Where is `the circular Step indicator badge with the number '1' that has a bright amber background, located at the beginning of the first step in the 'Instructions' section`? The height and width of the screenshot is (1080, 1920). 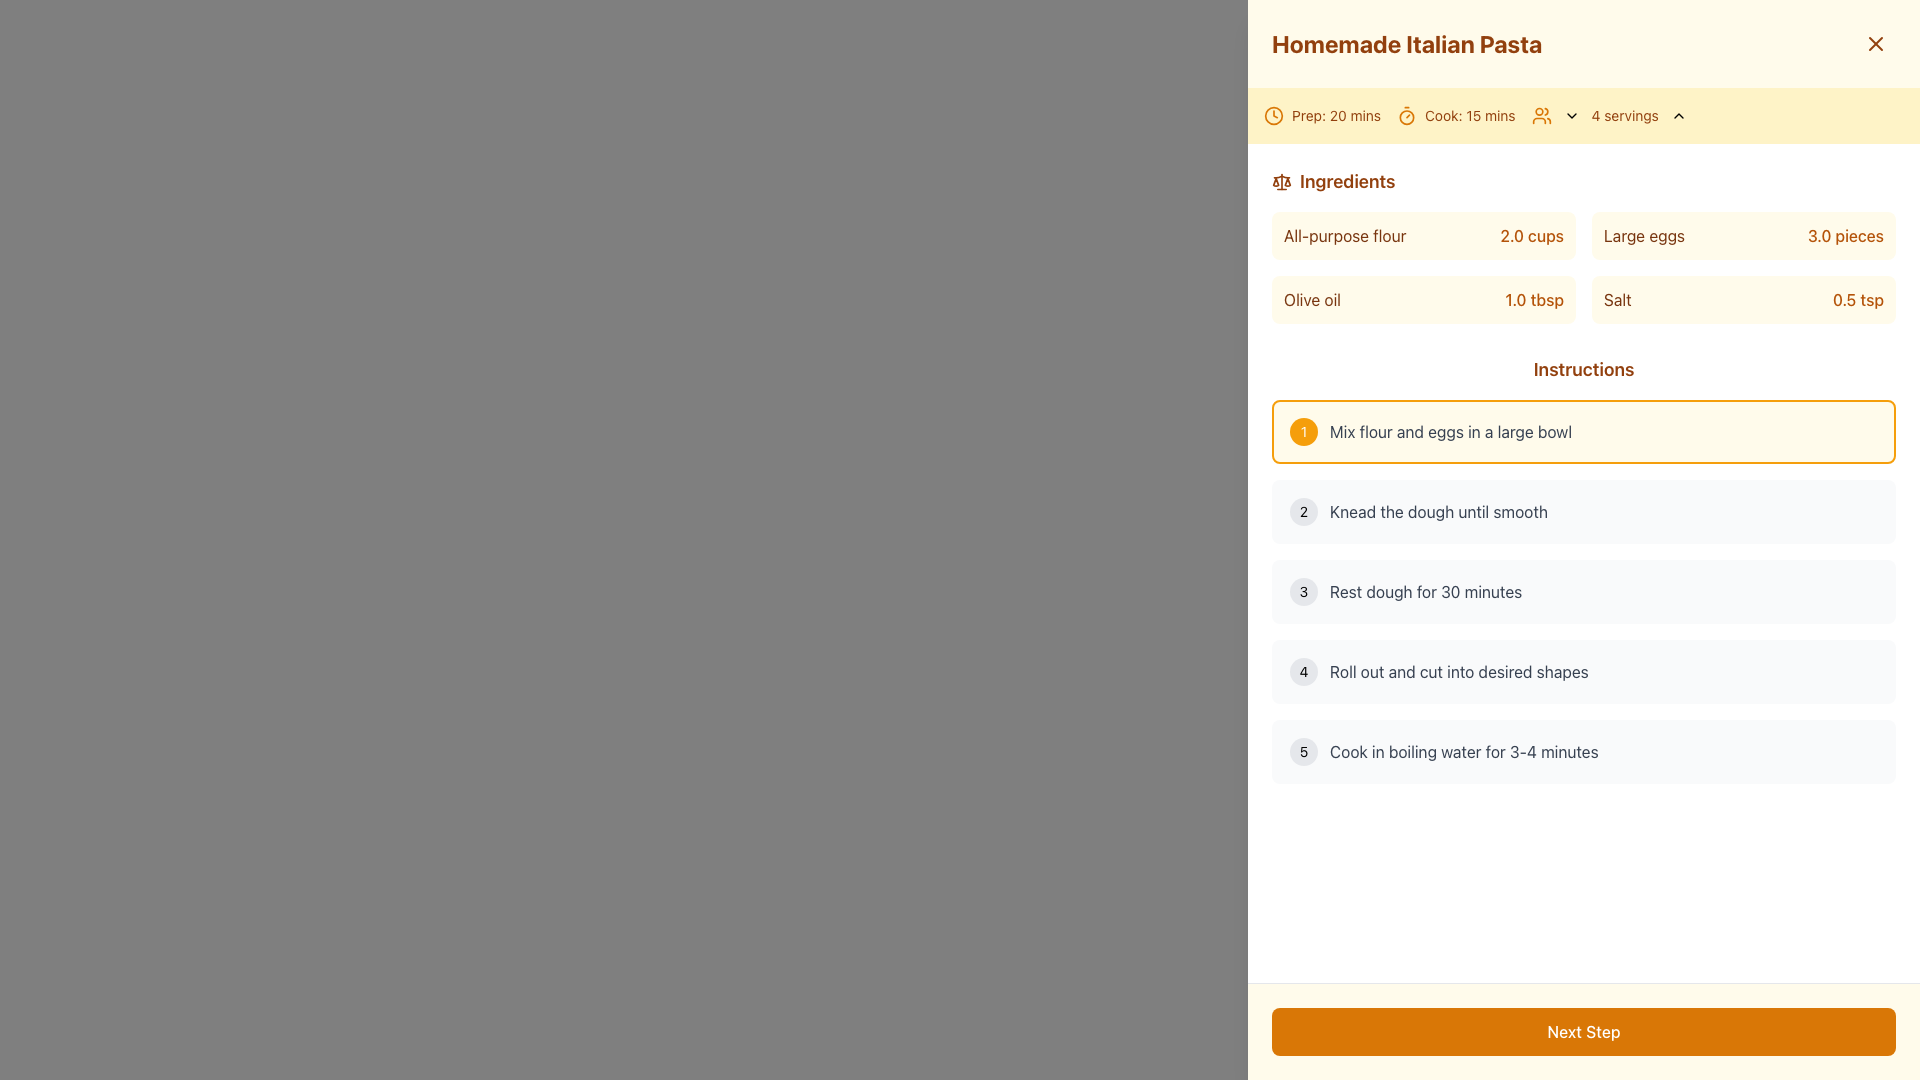 the circular Step indicator badge with the number '1' that has a bright amber background, located at the beginning of the first step in the 'Instructions' section is located at coordinates (1304, 431).